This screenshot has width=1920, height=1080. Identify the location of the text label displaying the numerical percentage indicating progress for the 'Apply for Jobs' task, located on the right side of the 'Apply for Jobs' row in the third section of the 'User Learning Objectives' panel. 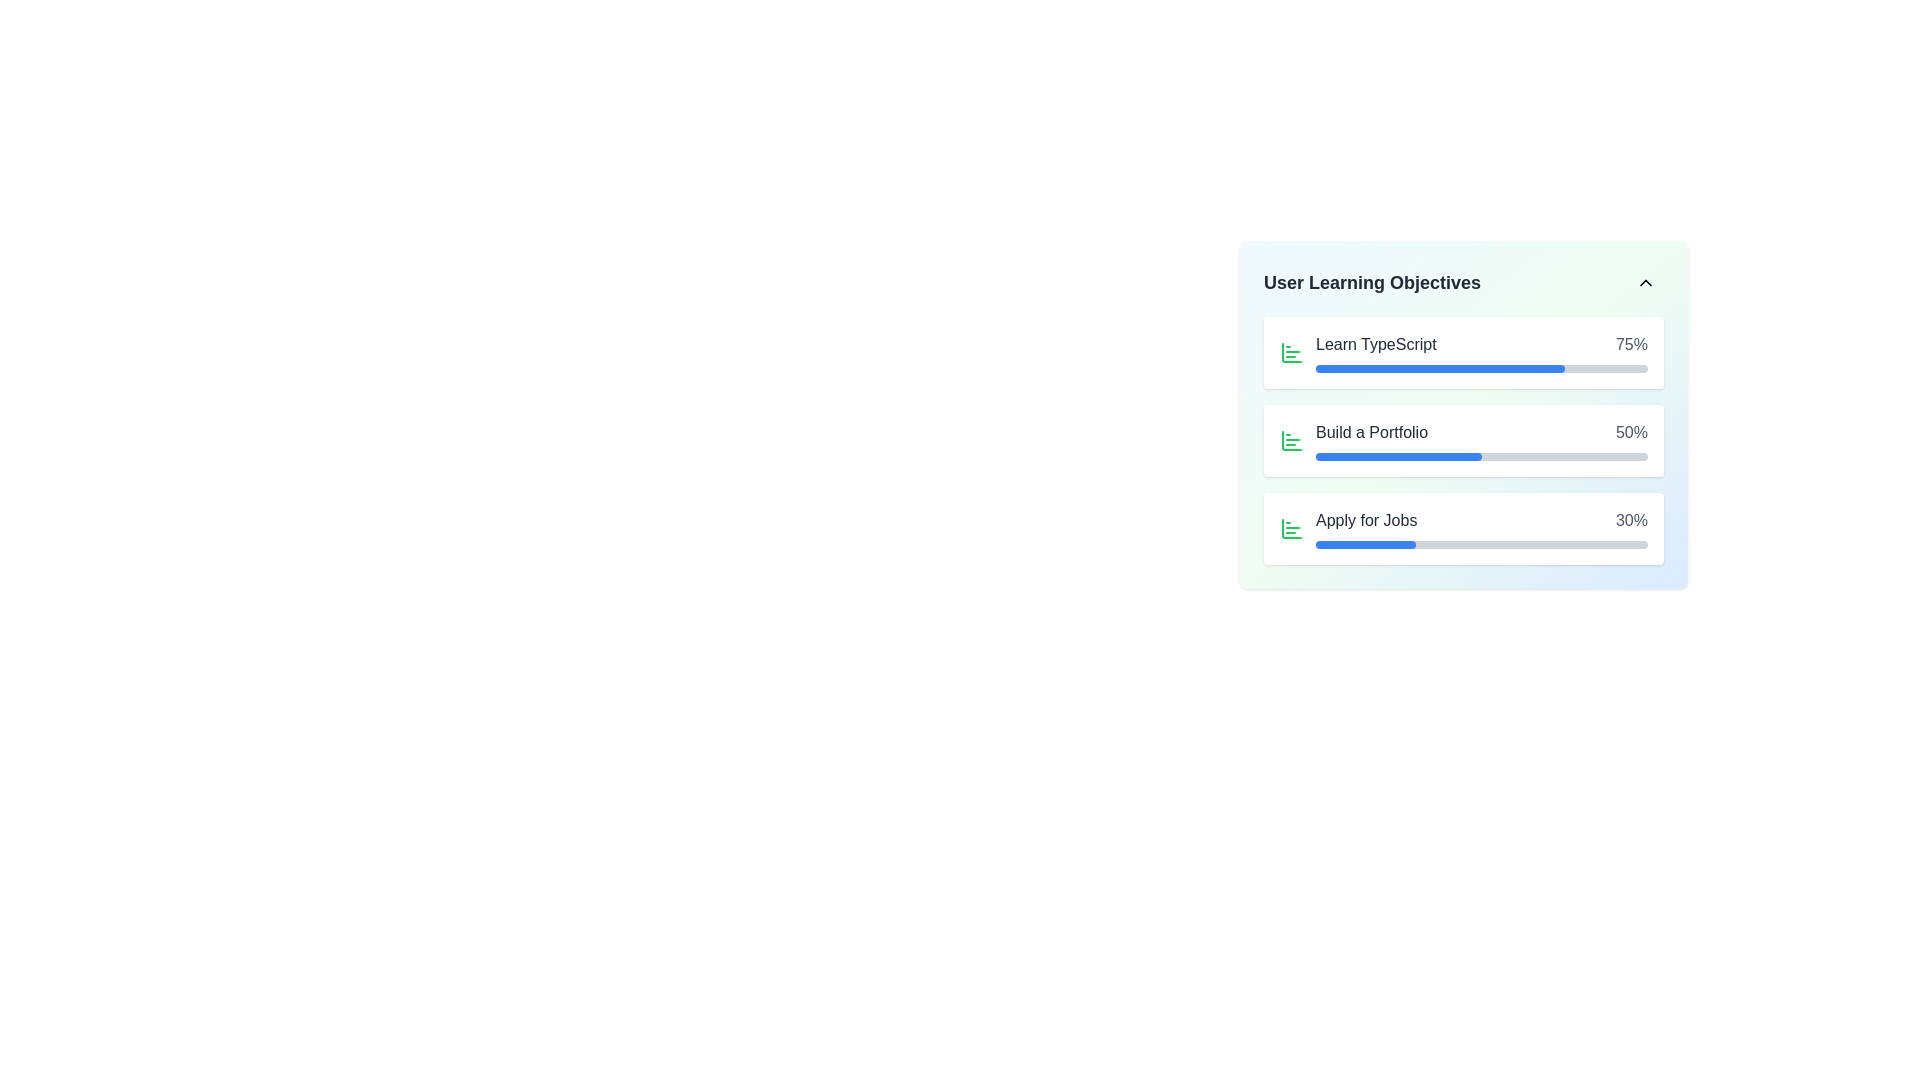
(1632, 519).